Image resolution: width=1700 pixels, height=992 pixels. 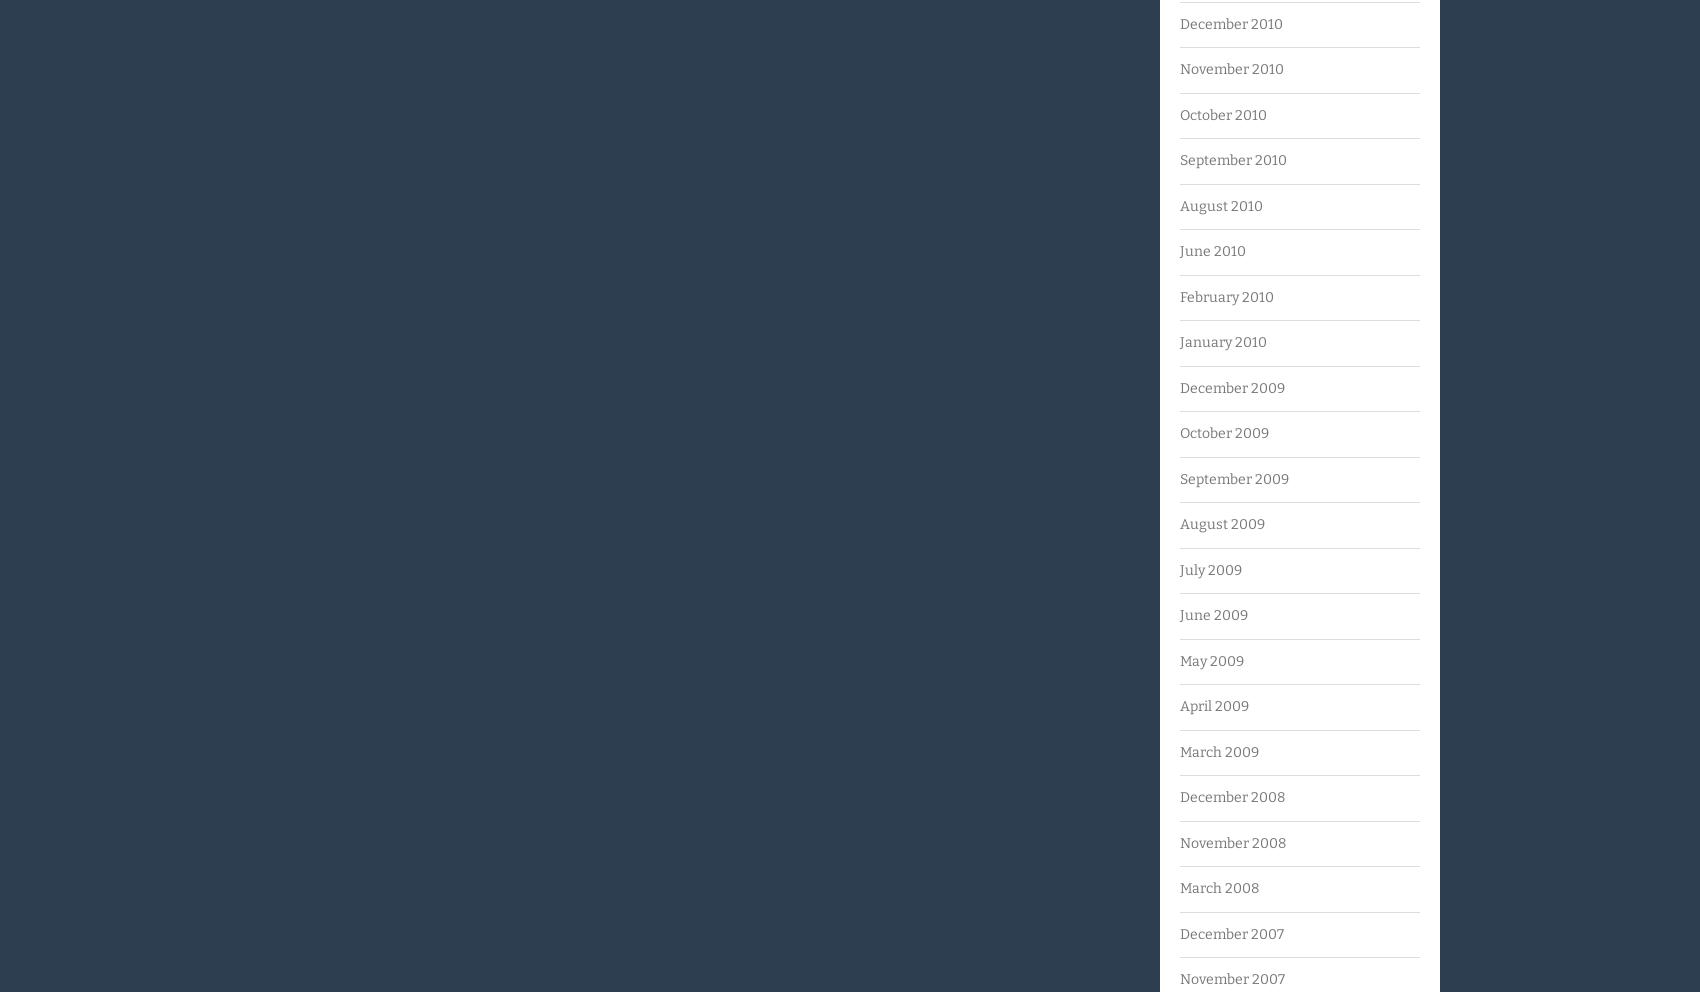 What do you see at coordinates (1210, 660) in the screenshot?
I see `'May 2009'` at bounding box center [1210, 660].